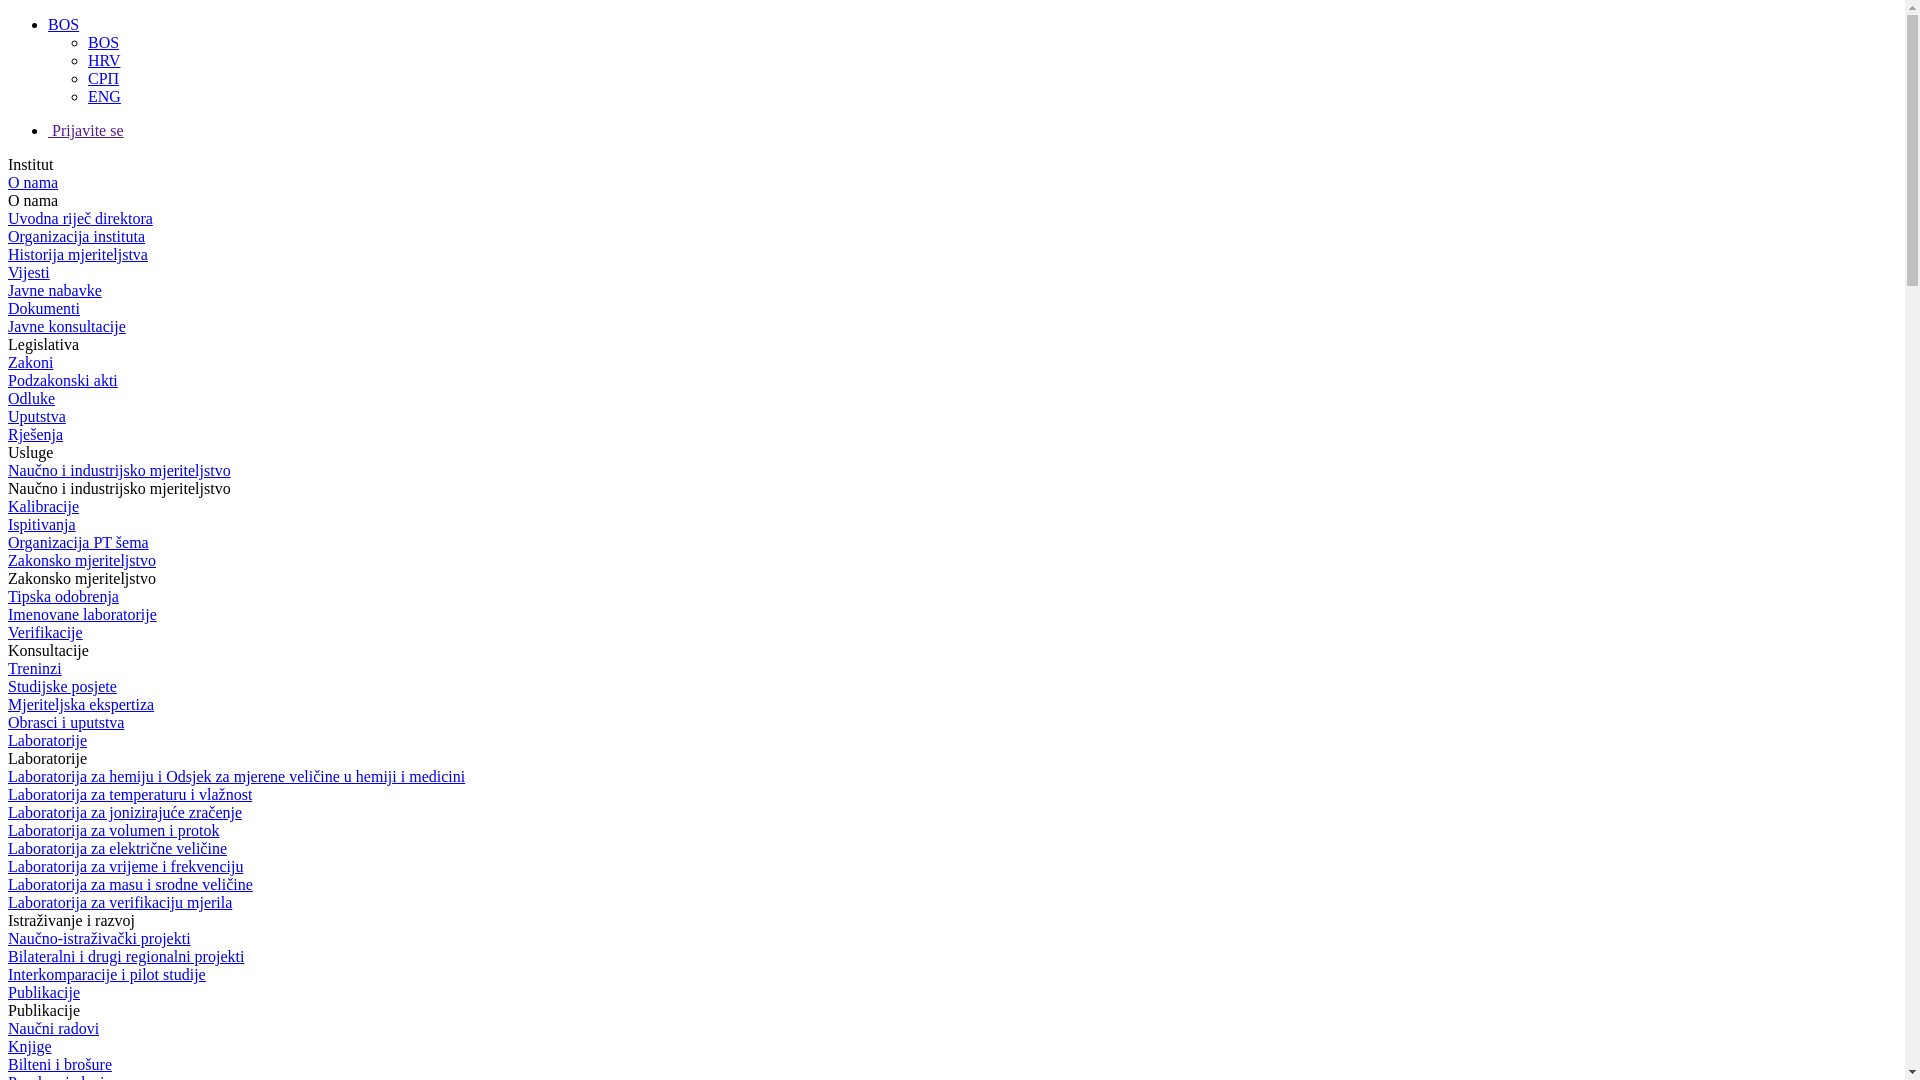  What do you see at coordinates (80, 560) in the screenshot?
I see `'Zakonsko mjeriteljstvo'` at bounding box center [80, 560].